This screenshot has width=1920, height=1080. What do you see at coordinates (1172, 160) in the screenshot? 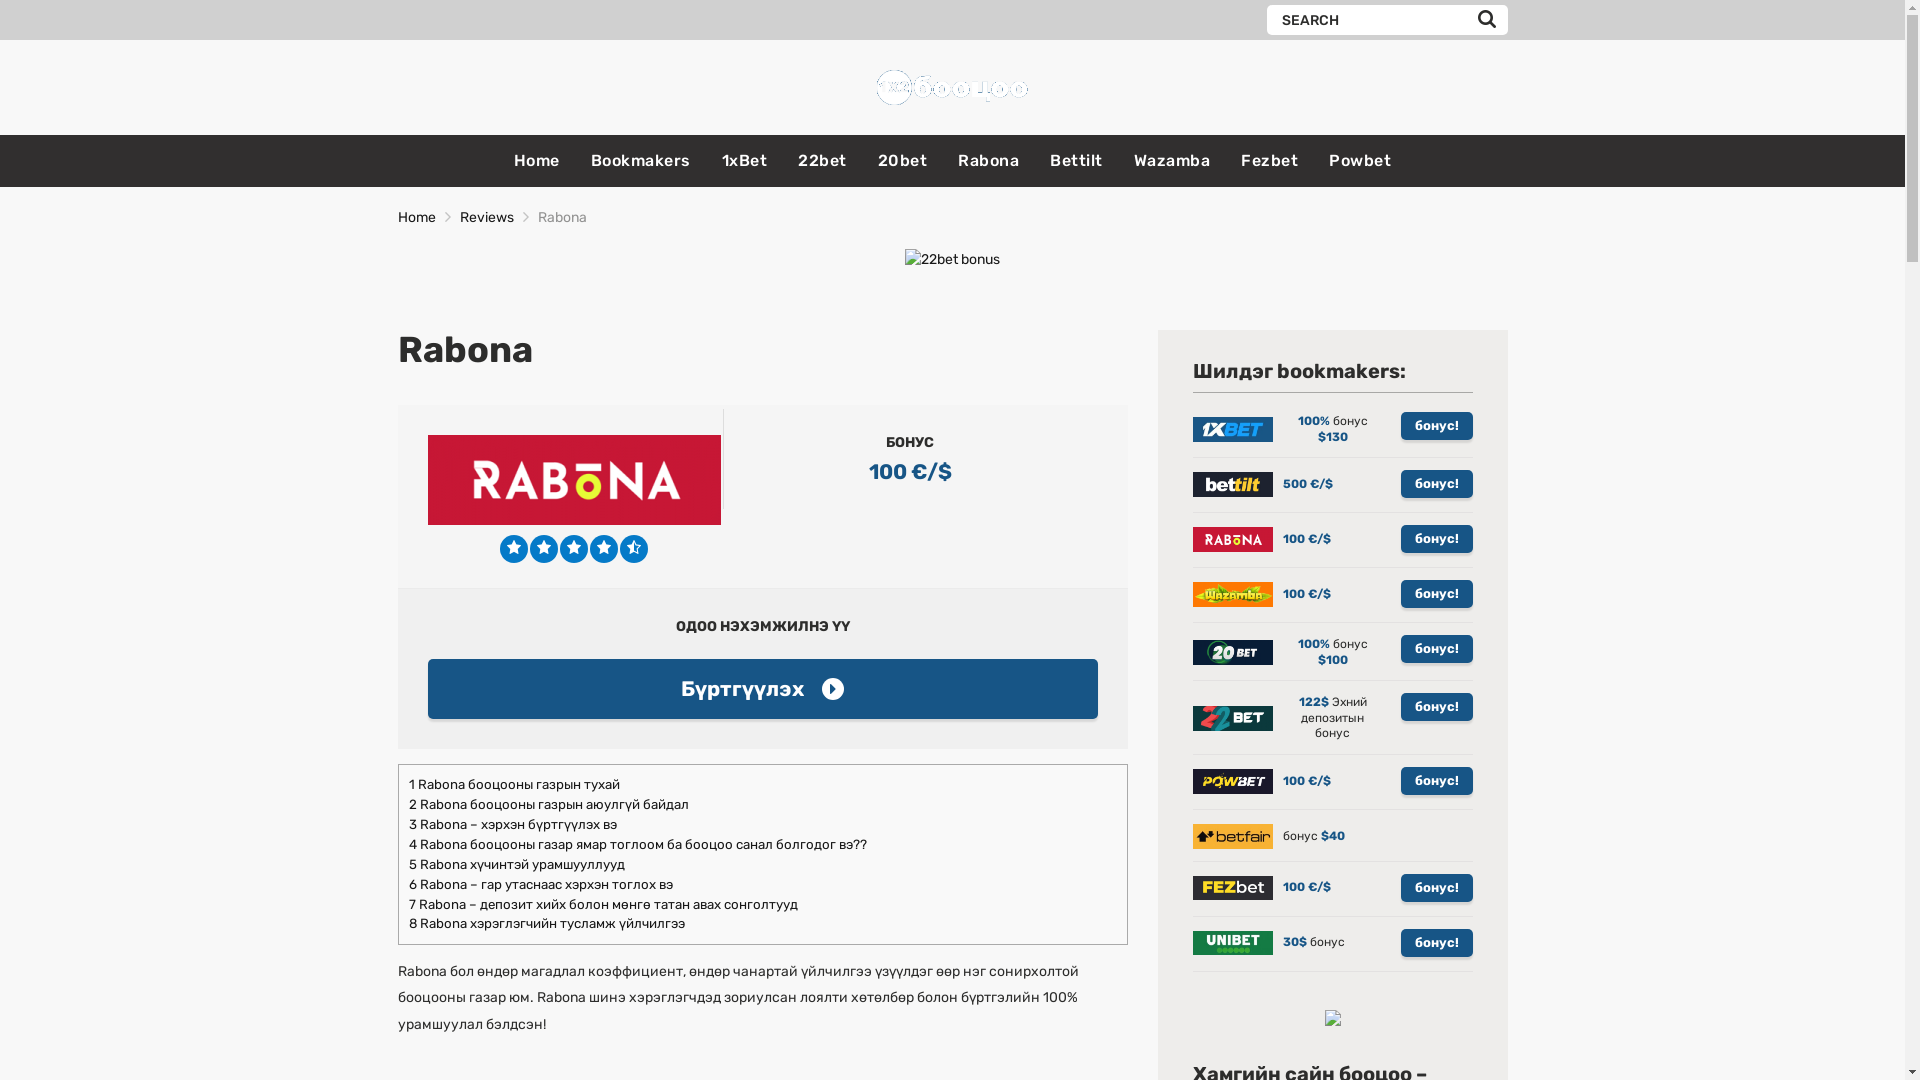
I see `'Wazamba'` at bounding box center [1172, 160].